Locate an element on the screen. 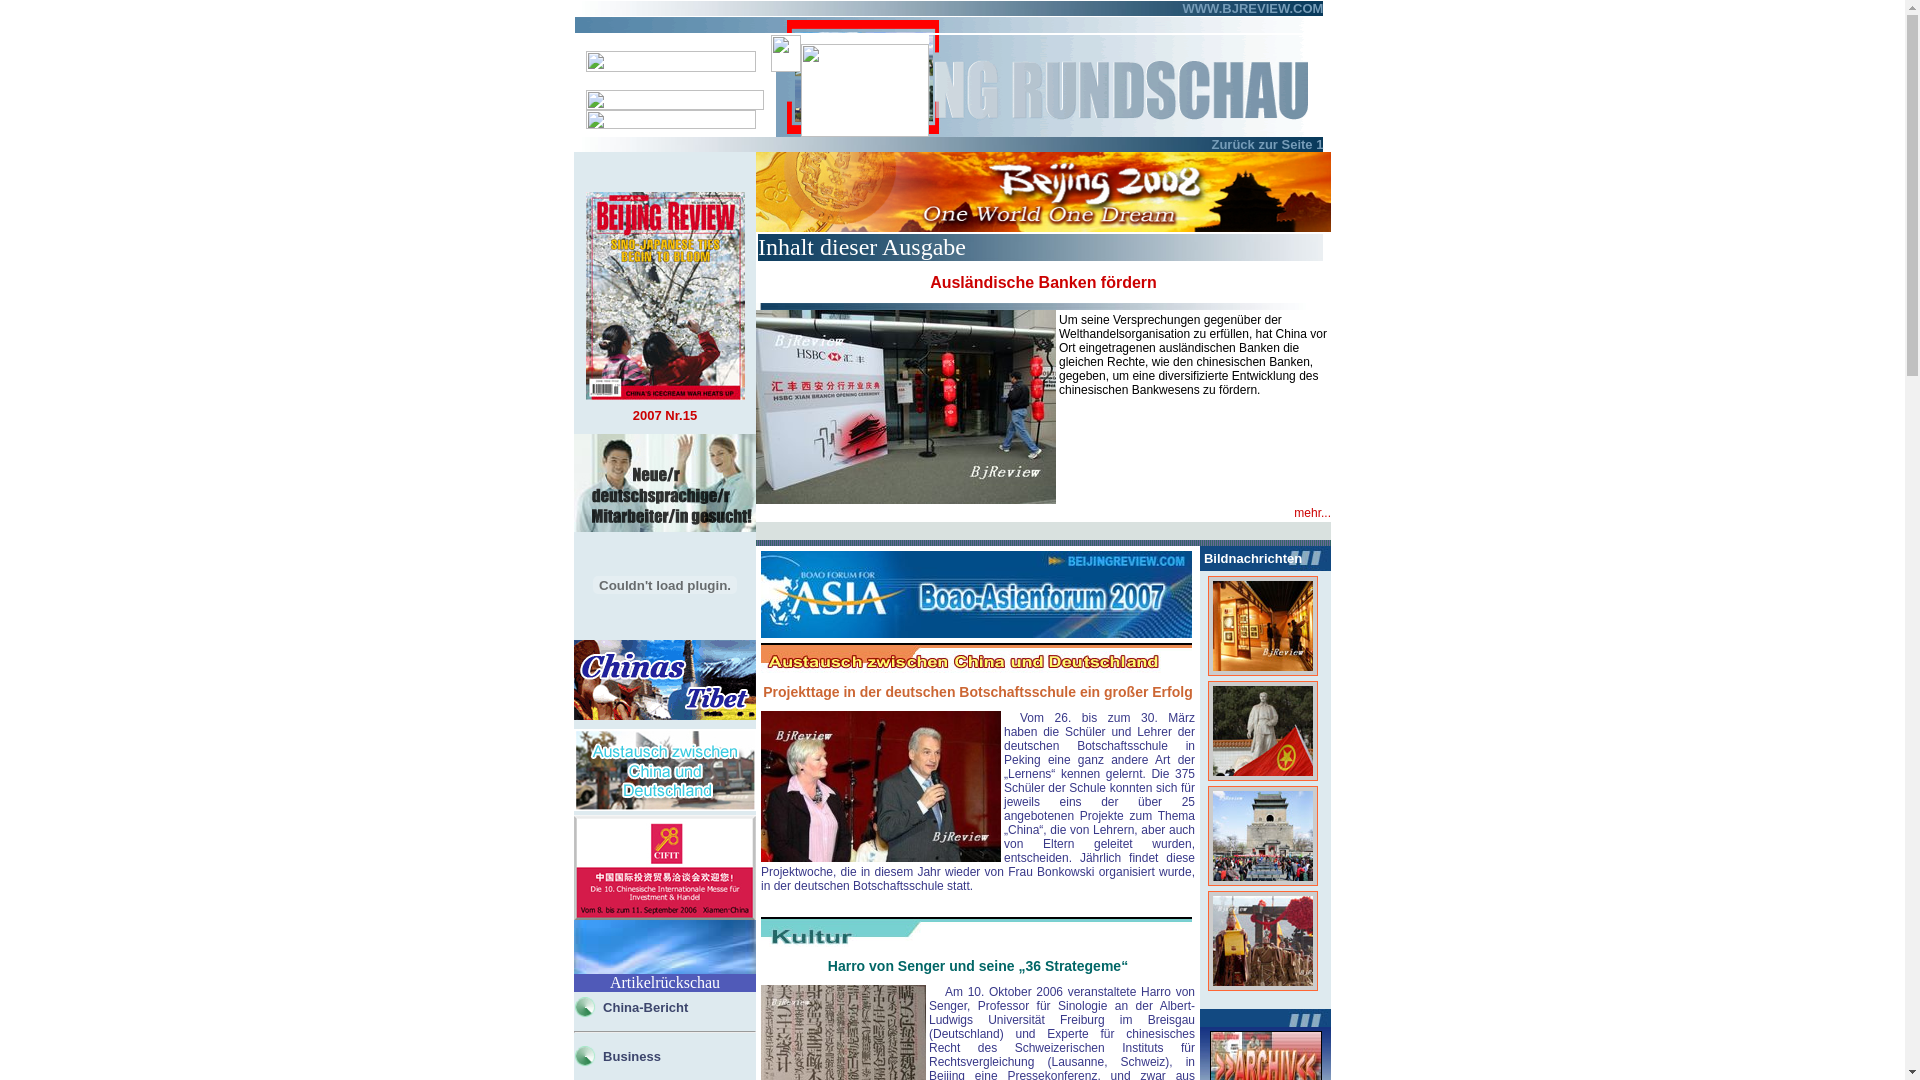 Image resolution: width=1920 pixels, height=1080 pixels. 'China-Bericht' is located at coordinates (645, 1006).